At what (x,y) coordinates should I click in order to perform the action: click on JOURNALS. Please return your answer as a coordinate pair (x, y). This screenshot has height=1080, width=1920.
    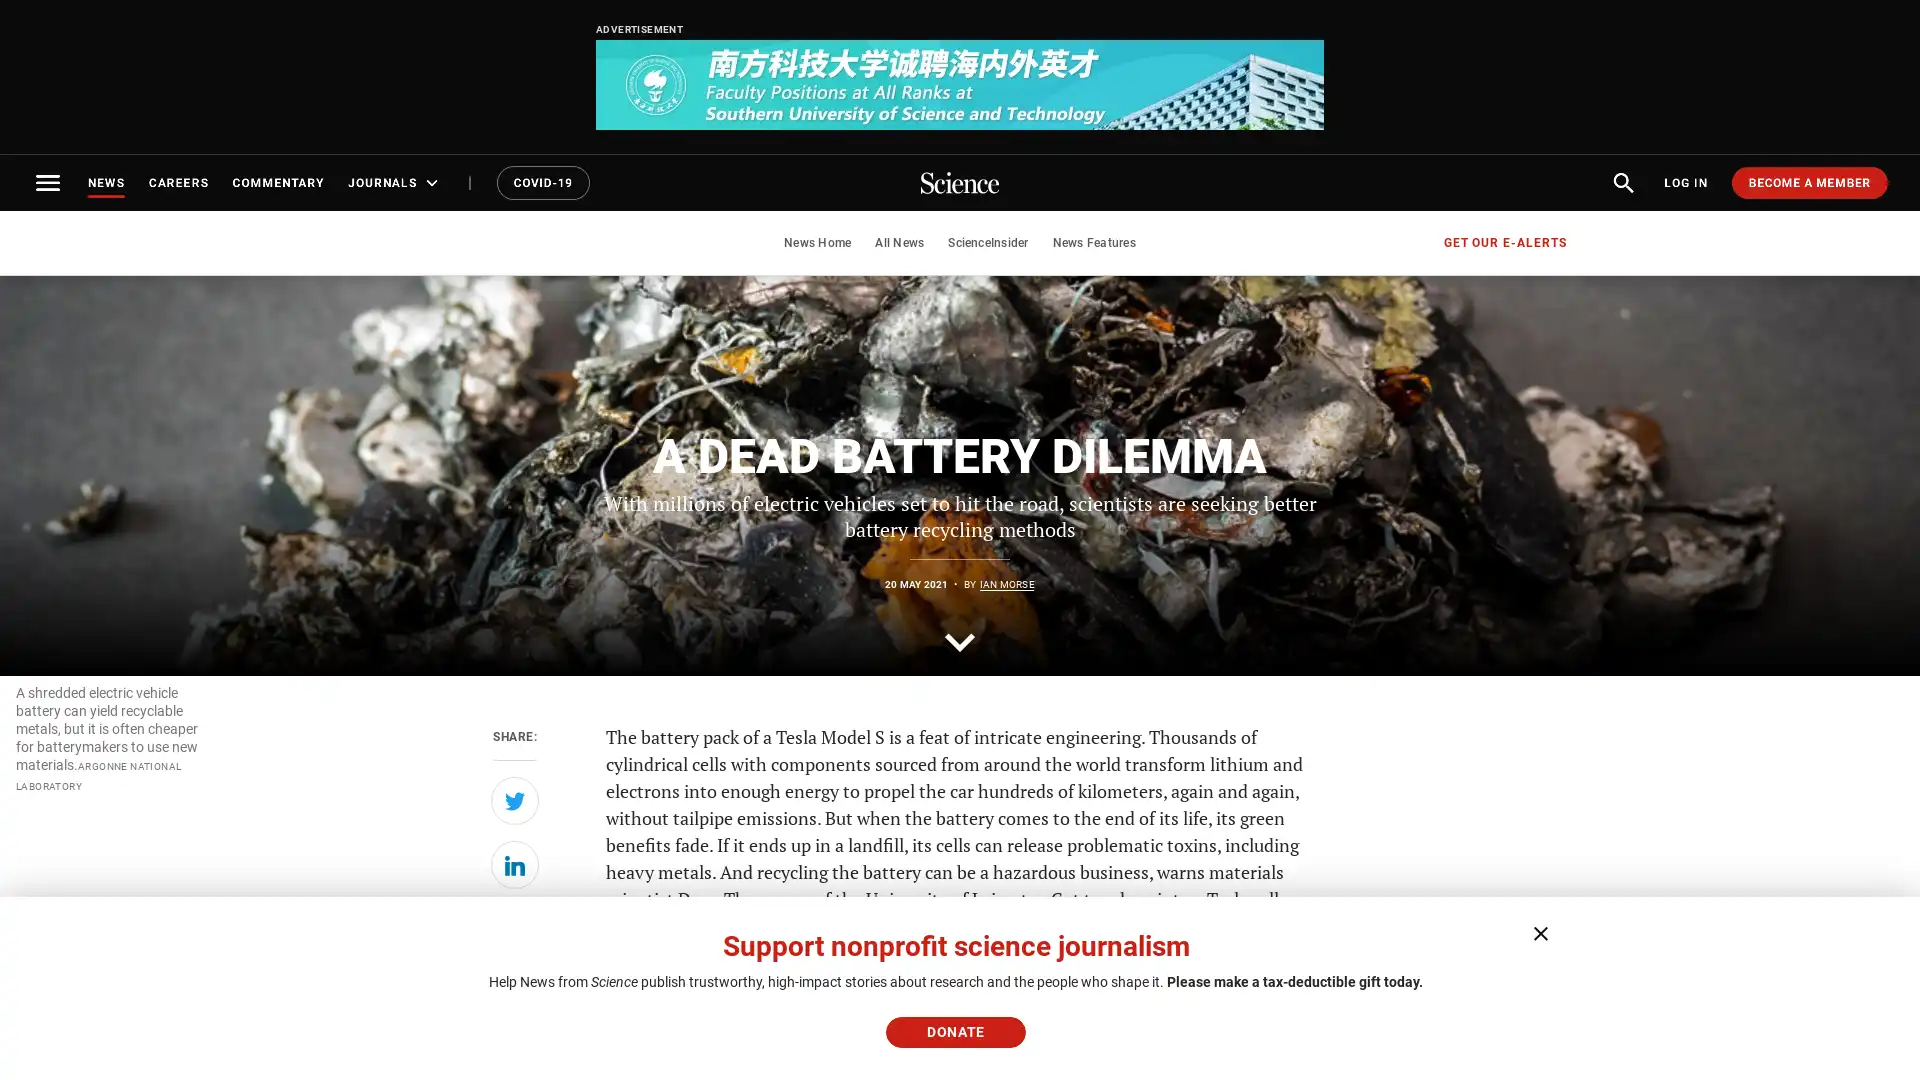
    Looking at the image, I should click on (395, 182).